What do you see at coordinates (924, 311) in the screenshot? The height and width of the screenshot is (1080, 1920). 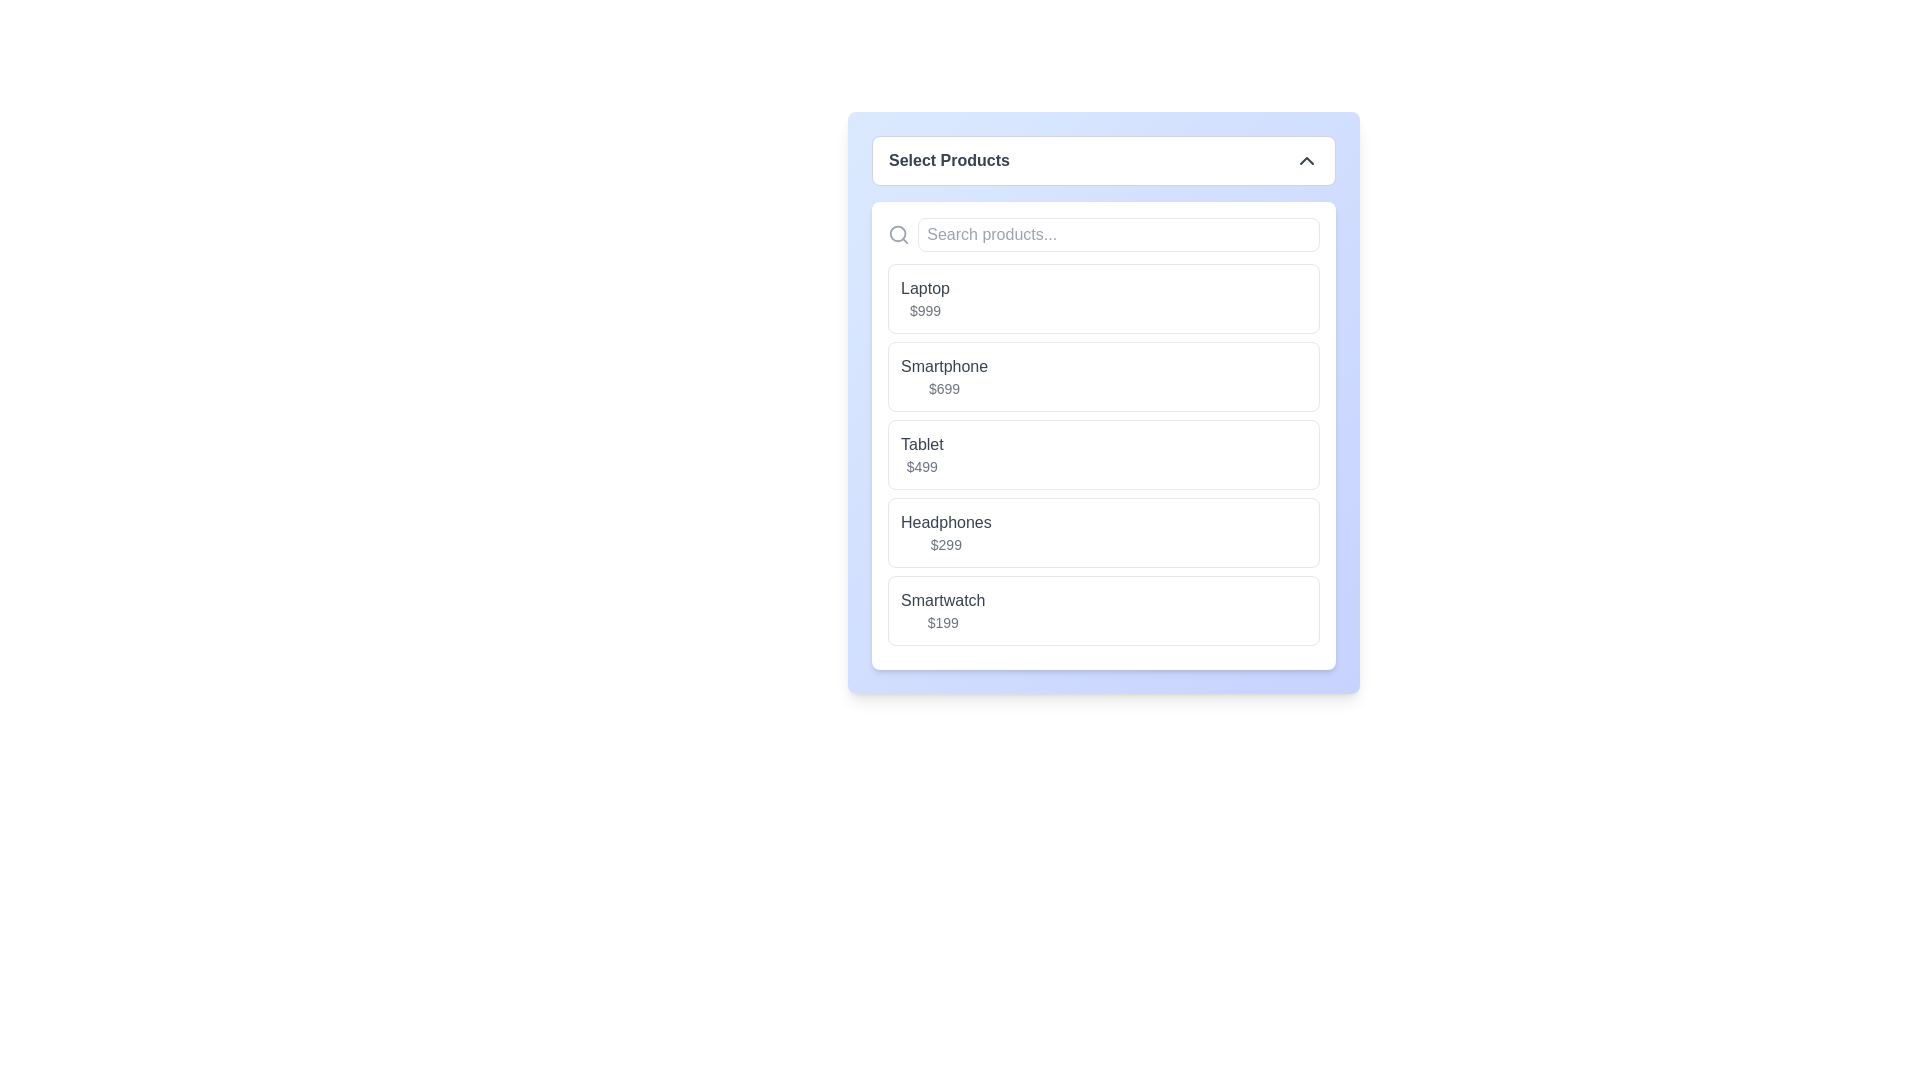 I see `the price tag displaying '$999', which is positioned below the product name 'Laptop' in the product list` at bounding box center [924, 311].